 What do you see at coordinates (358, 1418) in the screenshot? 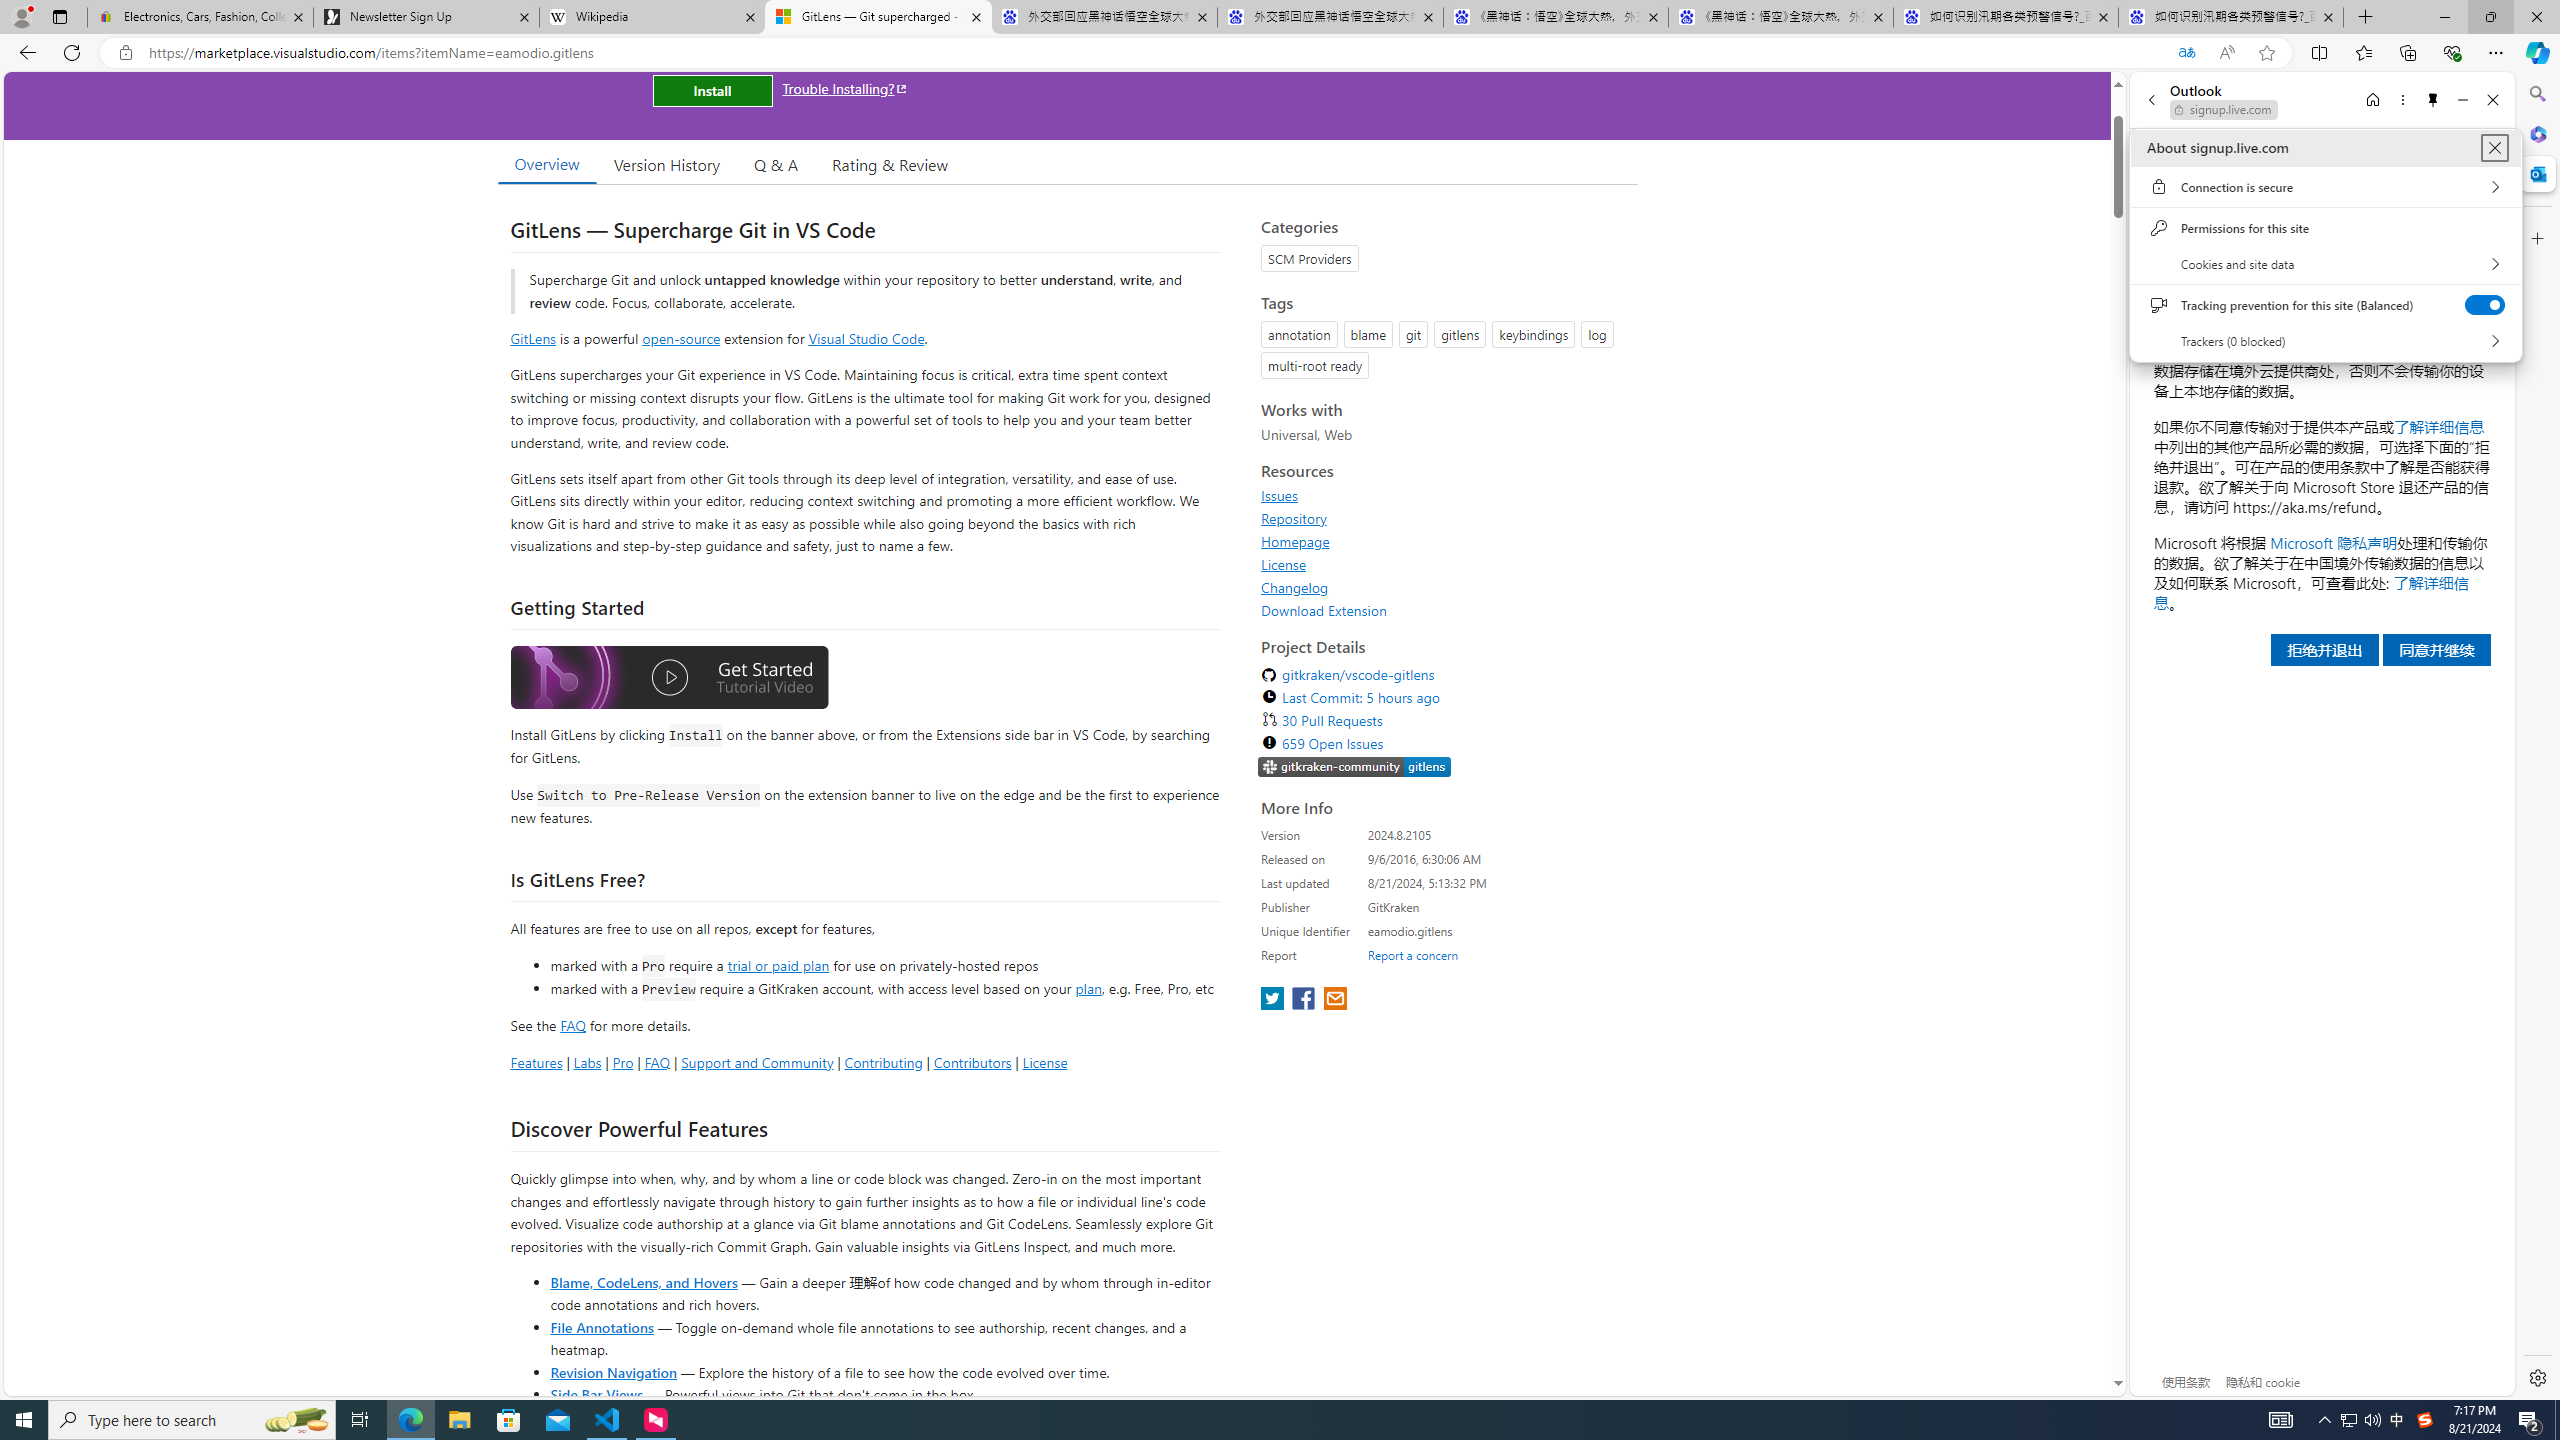
I see `'Task View'` at bounding box center [358, 1418].